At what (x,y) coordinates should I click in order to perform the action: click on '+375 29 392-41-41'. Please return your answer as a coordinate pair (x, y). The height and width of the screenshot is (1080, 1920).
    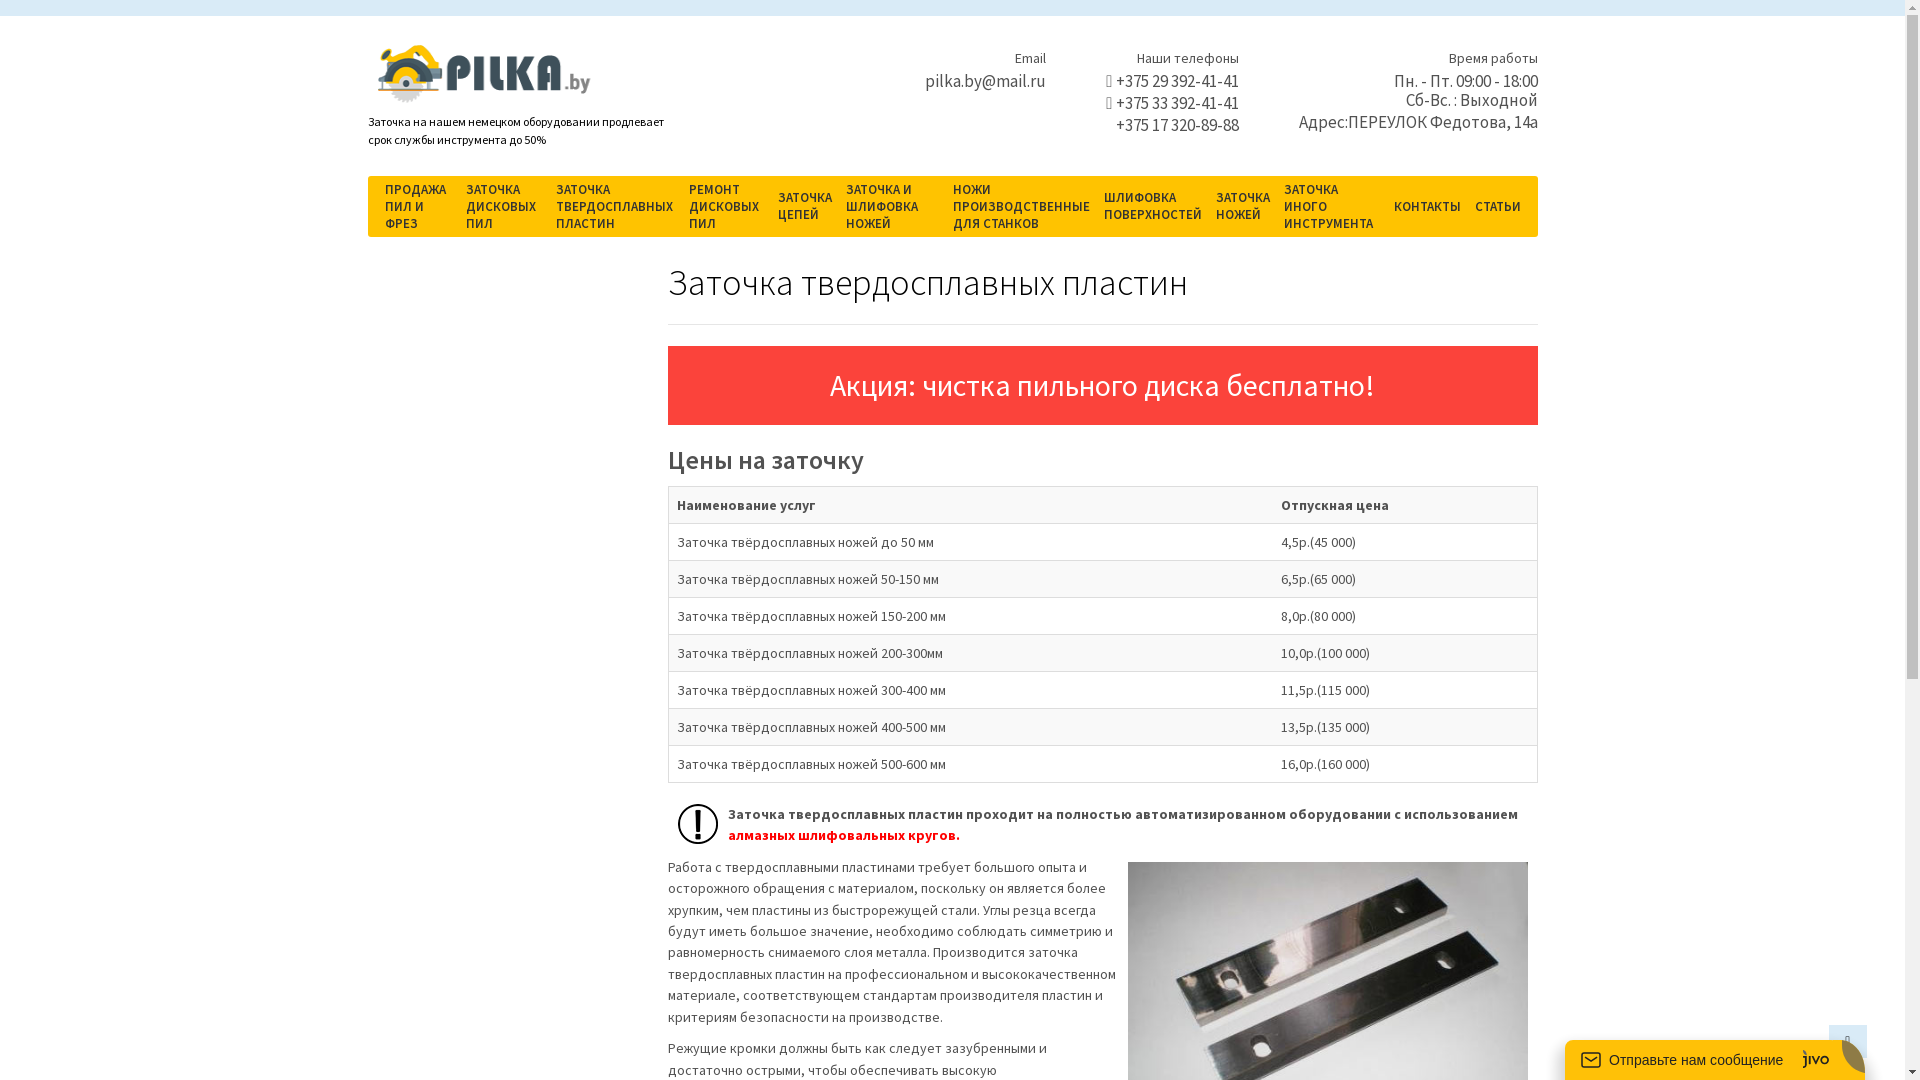
    Looking at the image, I should click on (1171, 80).